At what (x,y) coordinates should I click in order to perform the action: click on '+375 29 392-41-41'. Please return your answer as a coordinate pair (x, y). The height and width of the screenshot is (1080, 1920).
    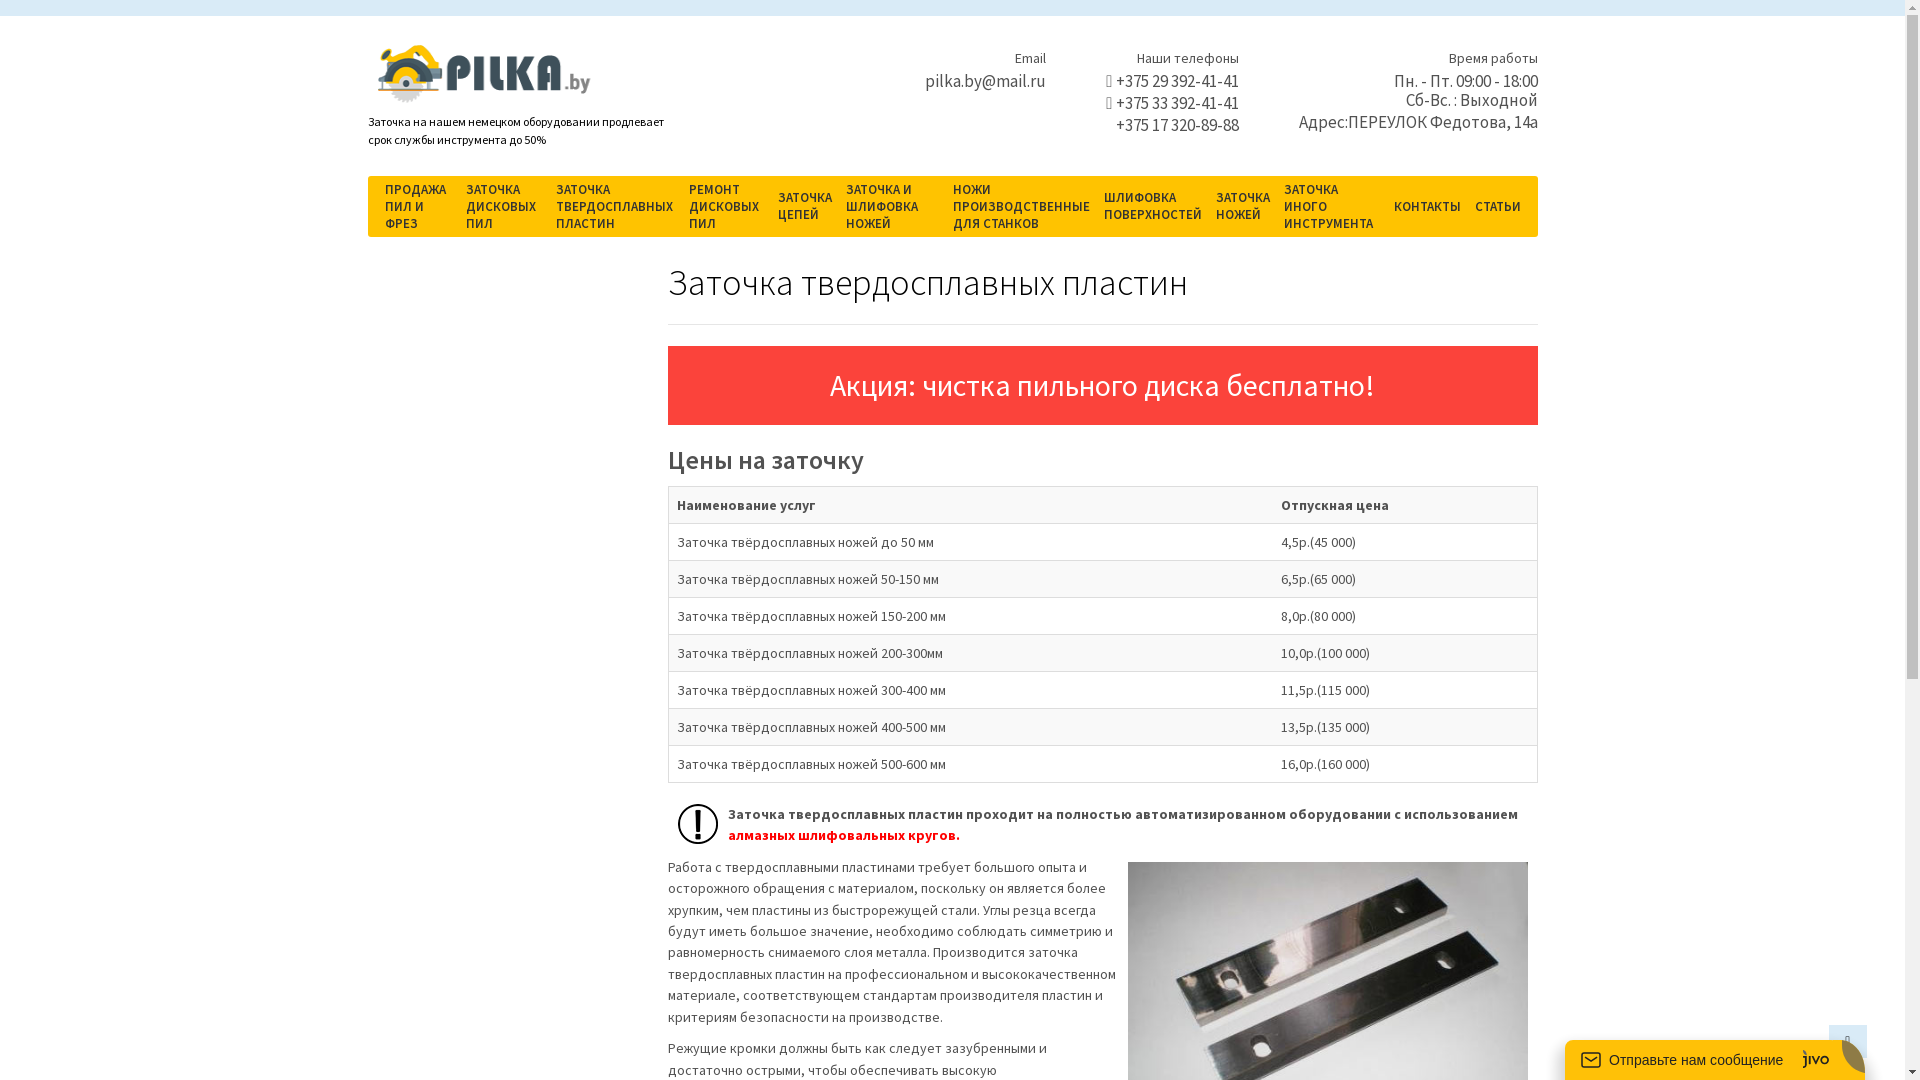
    Looking at the image, I should click on (1171, 80).